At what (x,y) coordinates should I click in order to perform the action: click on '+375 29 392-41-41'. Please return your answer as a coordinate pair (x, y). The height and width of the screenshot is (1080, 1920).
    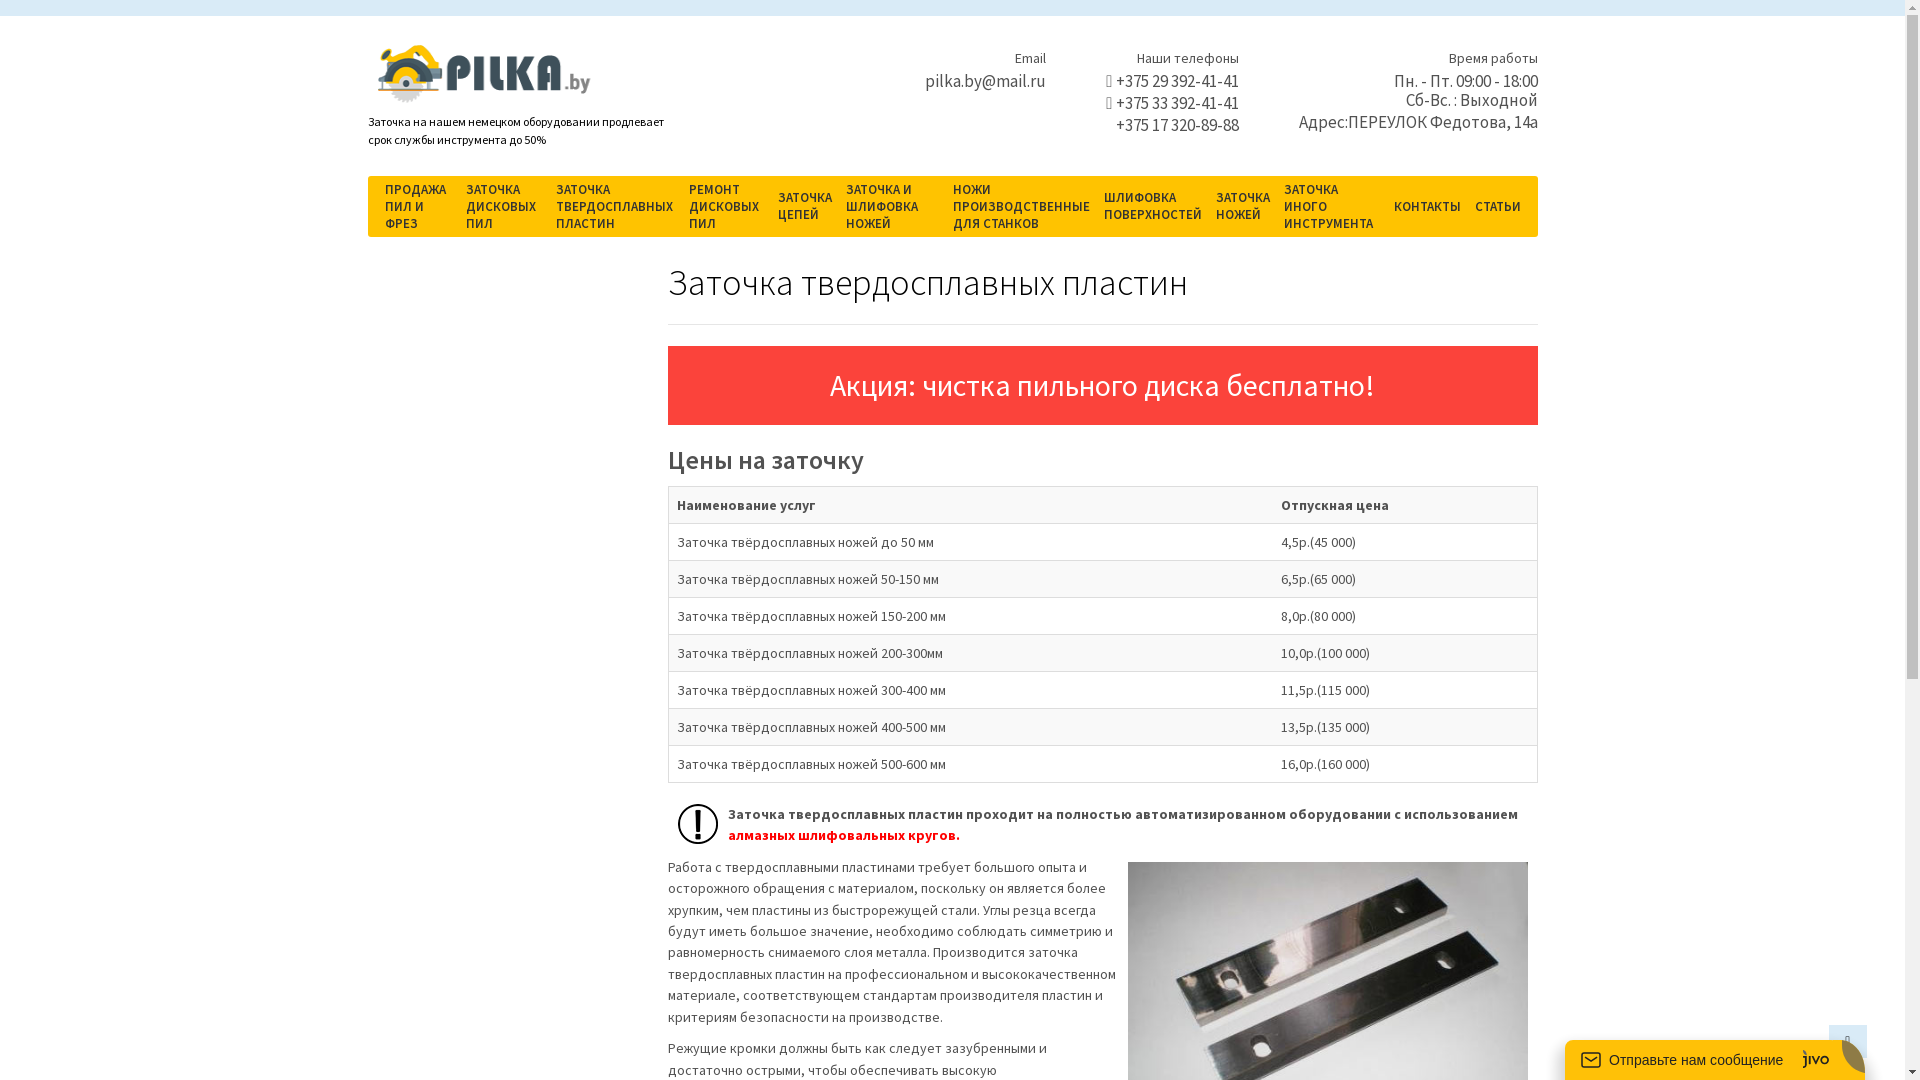
    Looking at the image, I should click on (1171, 80).